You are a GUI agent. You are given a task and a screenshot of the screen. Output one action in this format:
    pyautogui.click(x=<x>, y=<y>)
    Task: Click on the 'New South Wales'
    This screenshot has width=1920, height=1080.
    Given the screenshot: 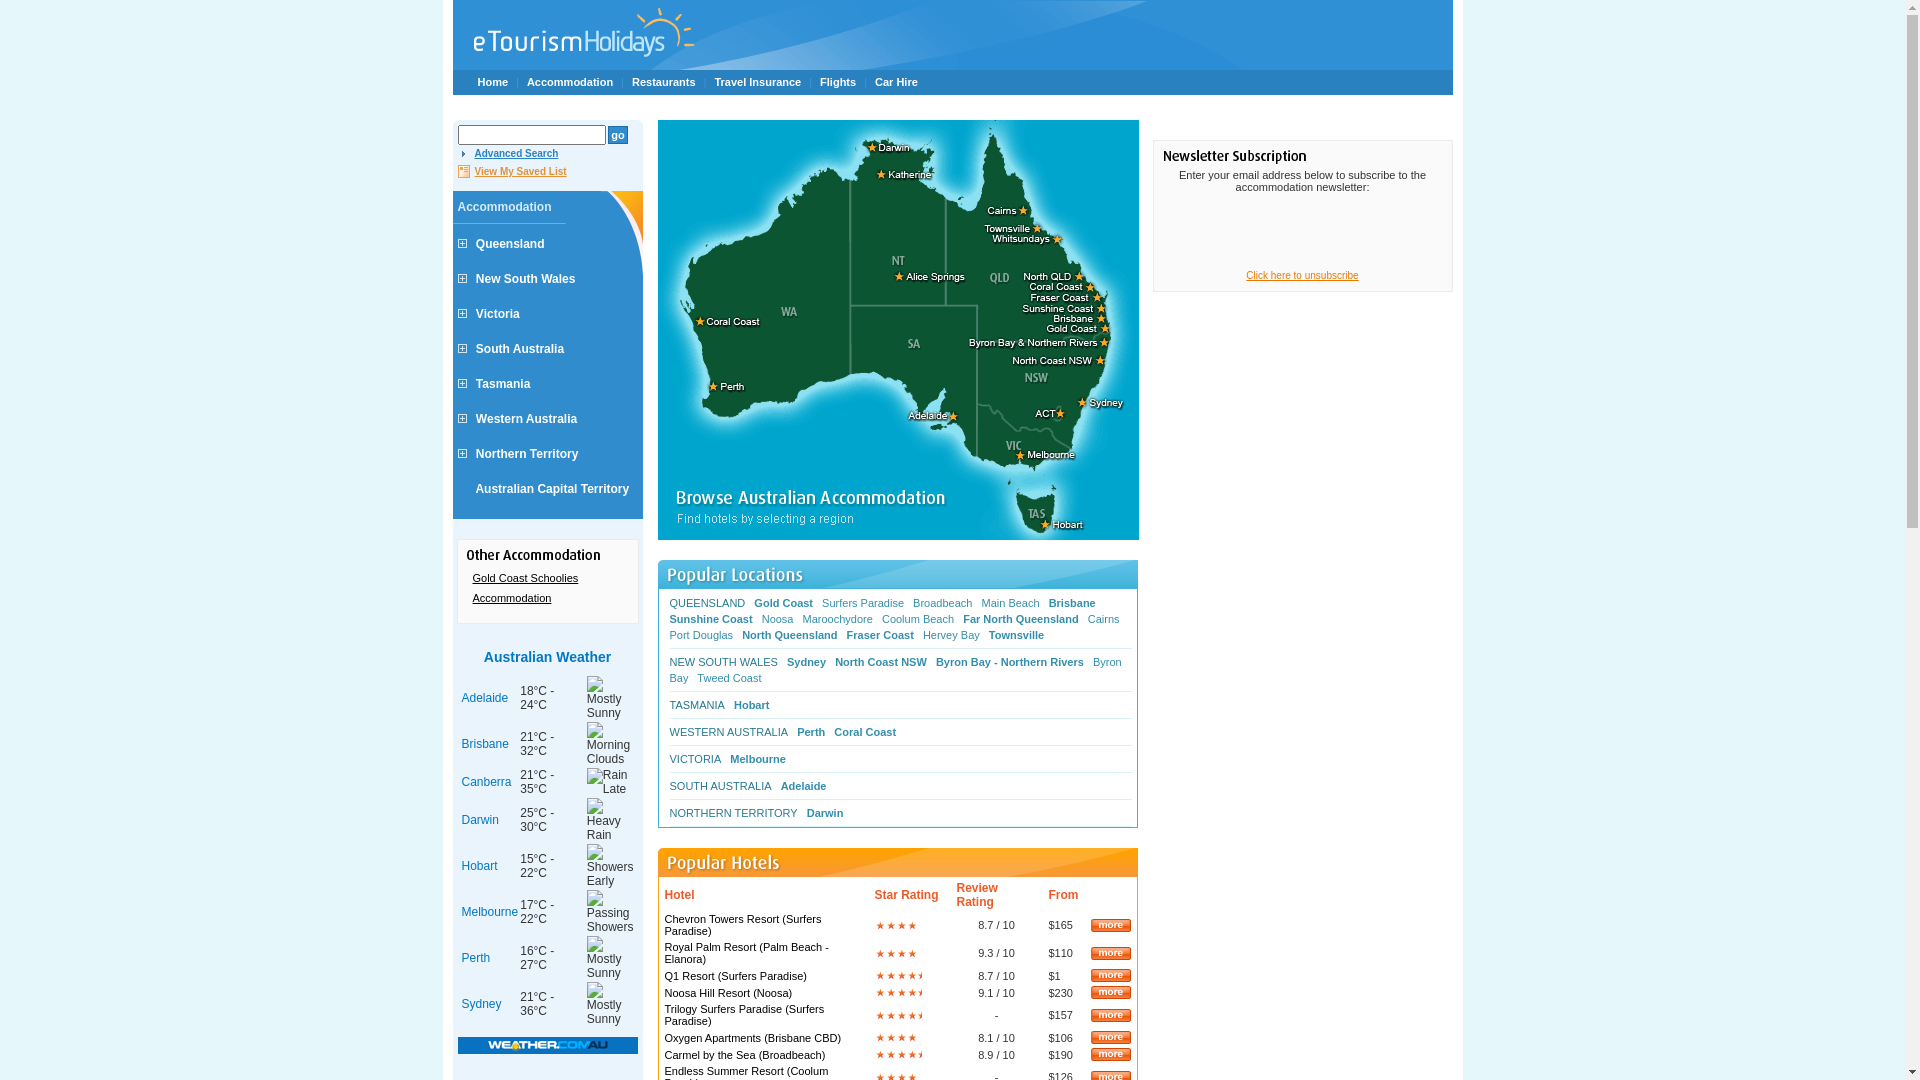 What is the action you would take?
    pyautogui.click(x=526, y=278)
    